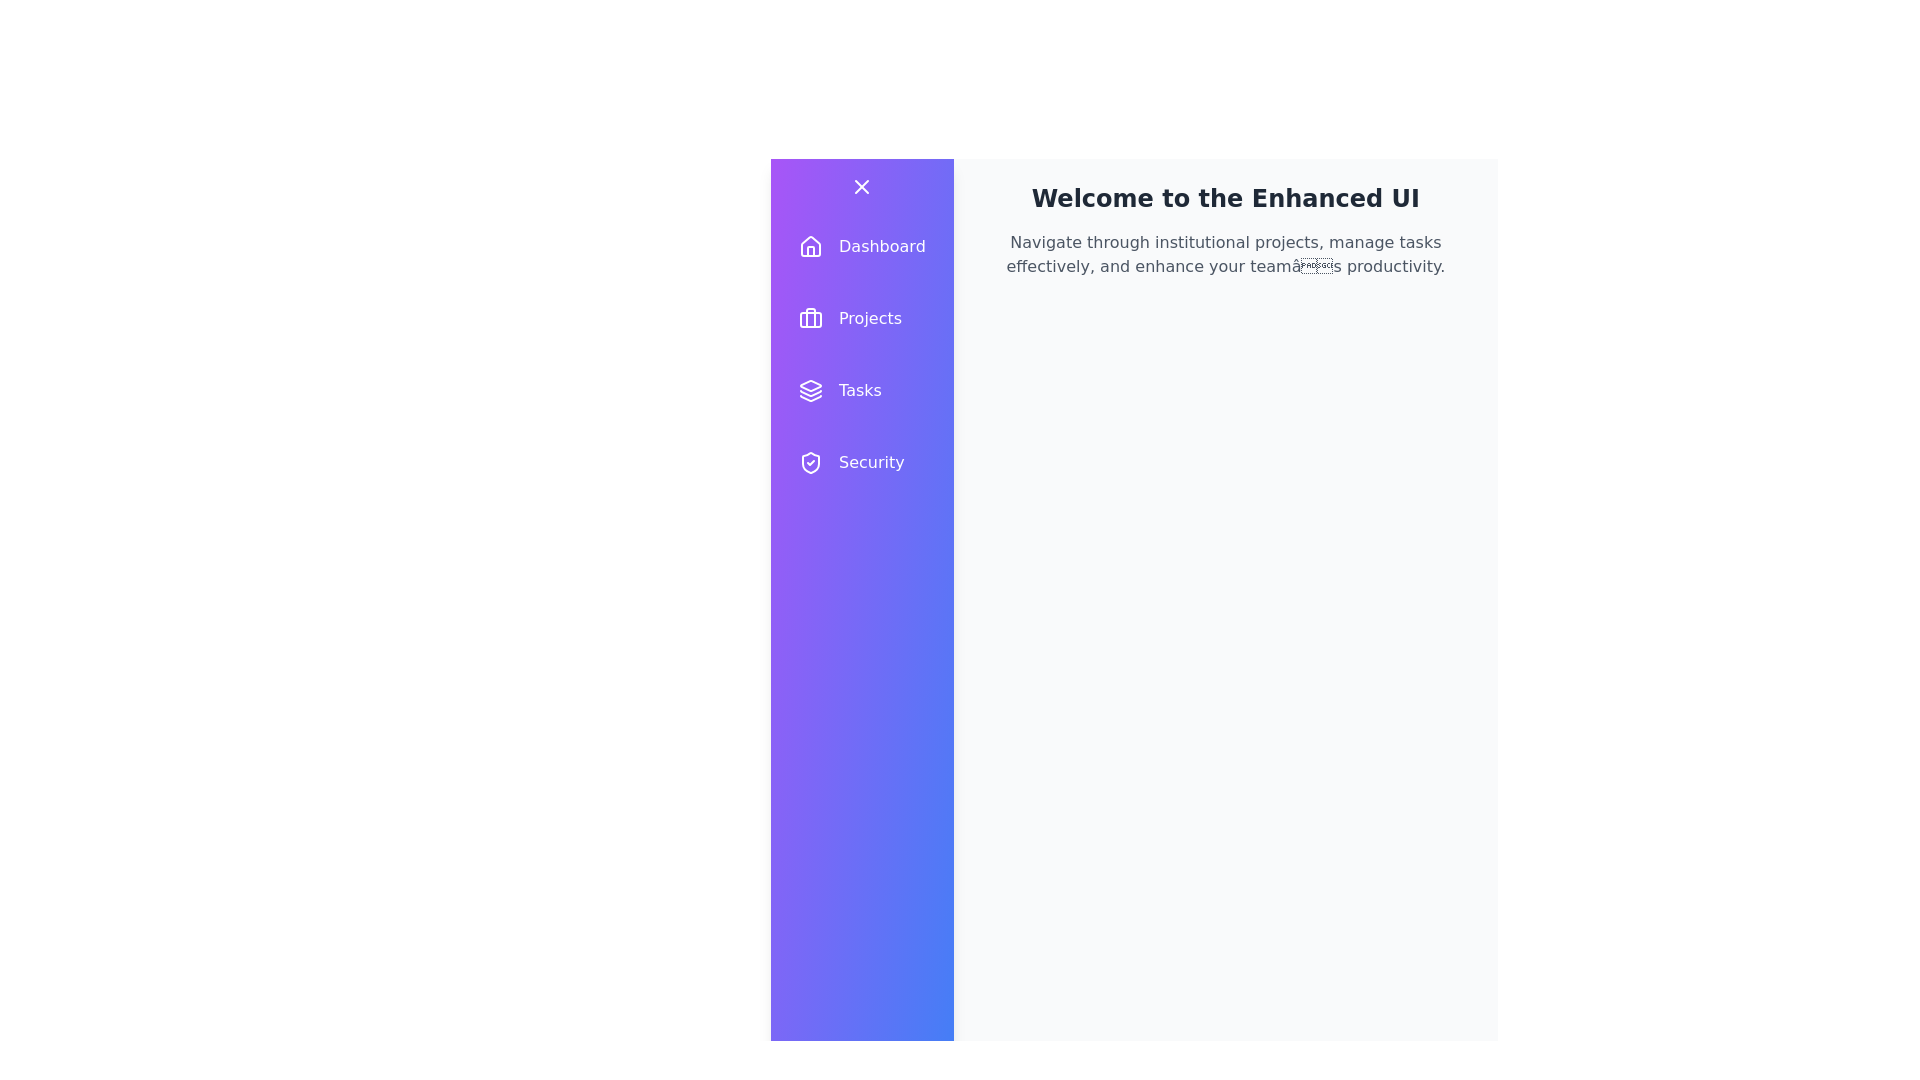 The image size is (1920, 1080). I want to click on the 'X' shaped button located at the top-left corner of the sidebar, so click(862, 186).